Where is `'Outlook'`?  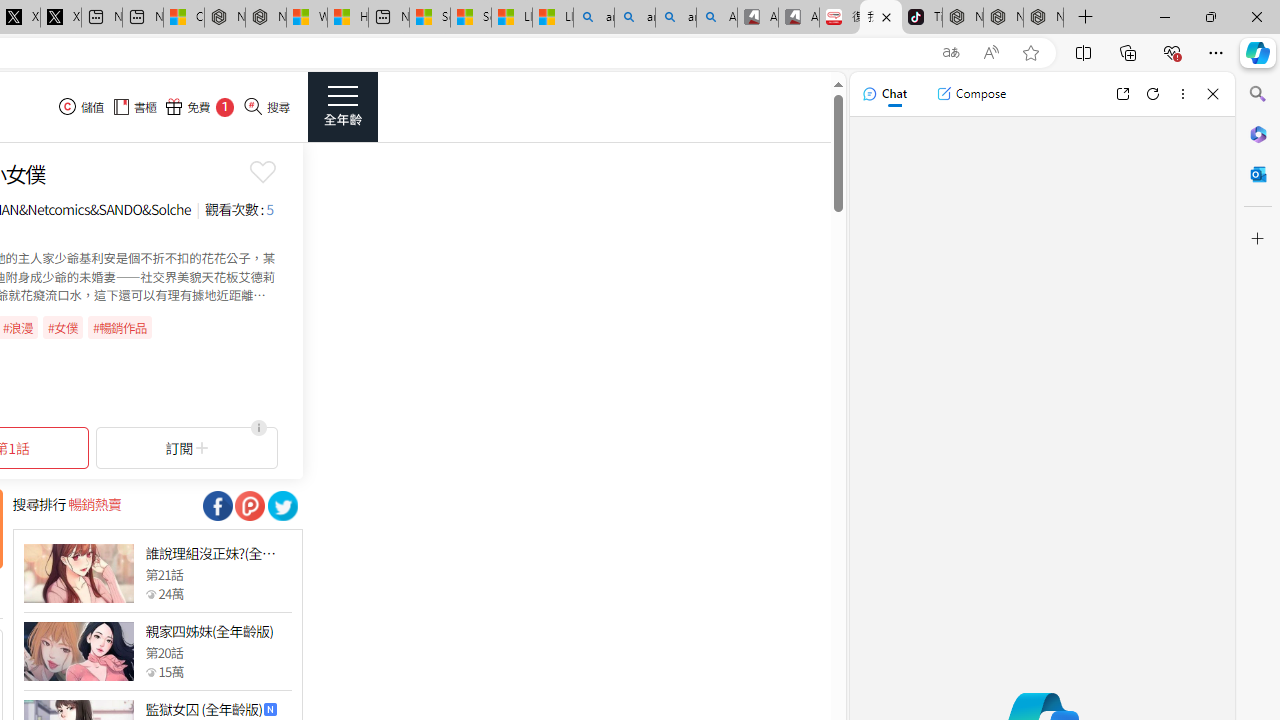
'Outlook' is located at coordinates (1257, 173).